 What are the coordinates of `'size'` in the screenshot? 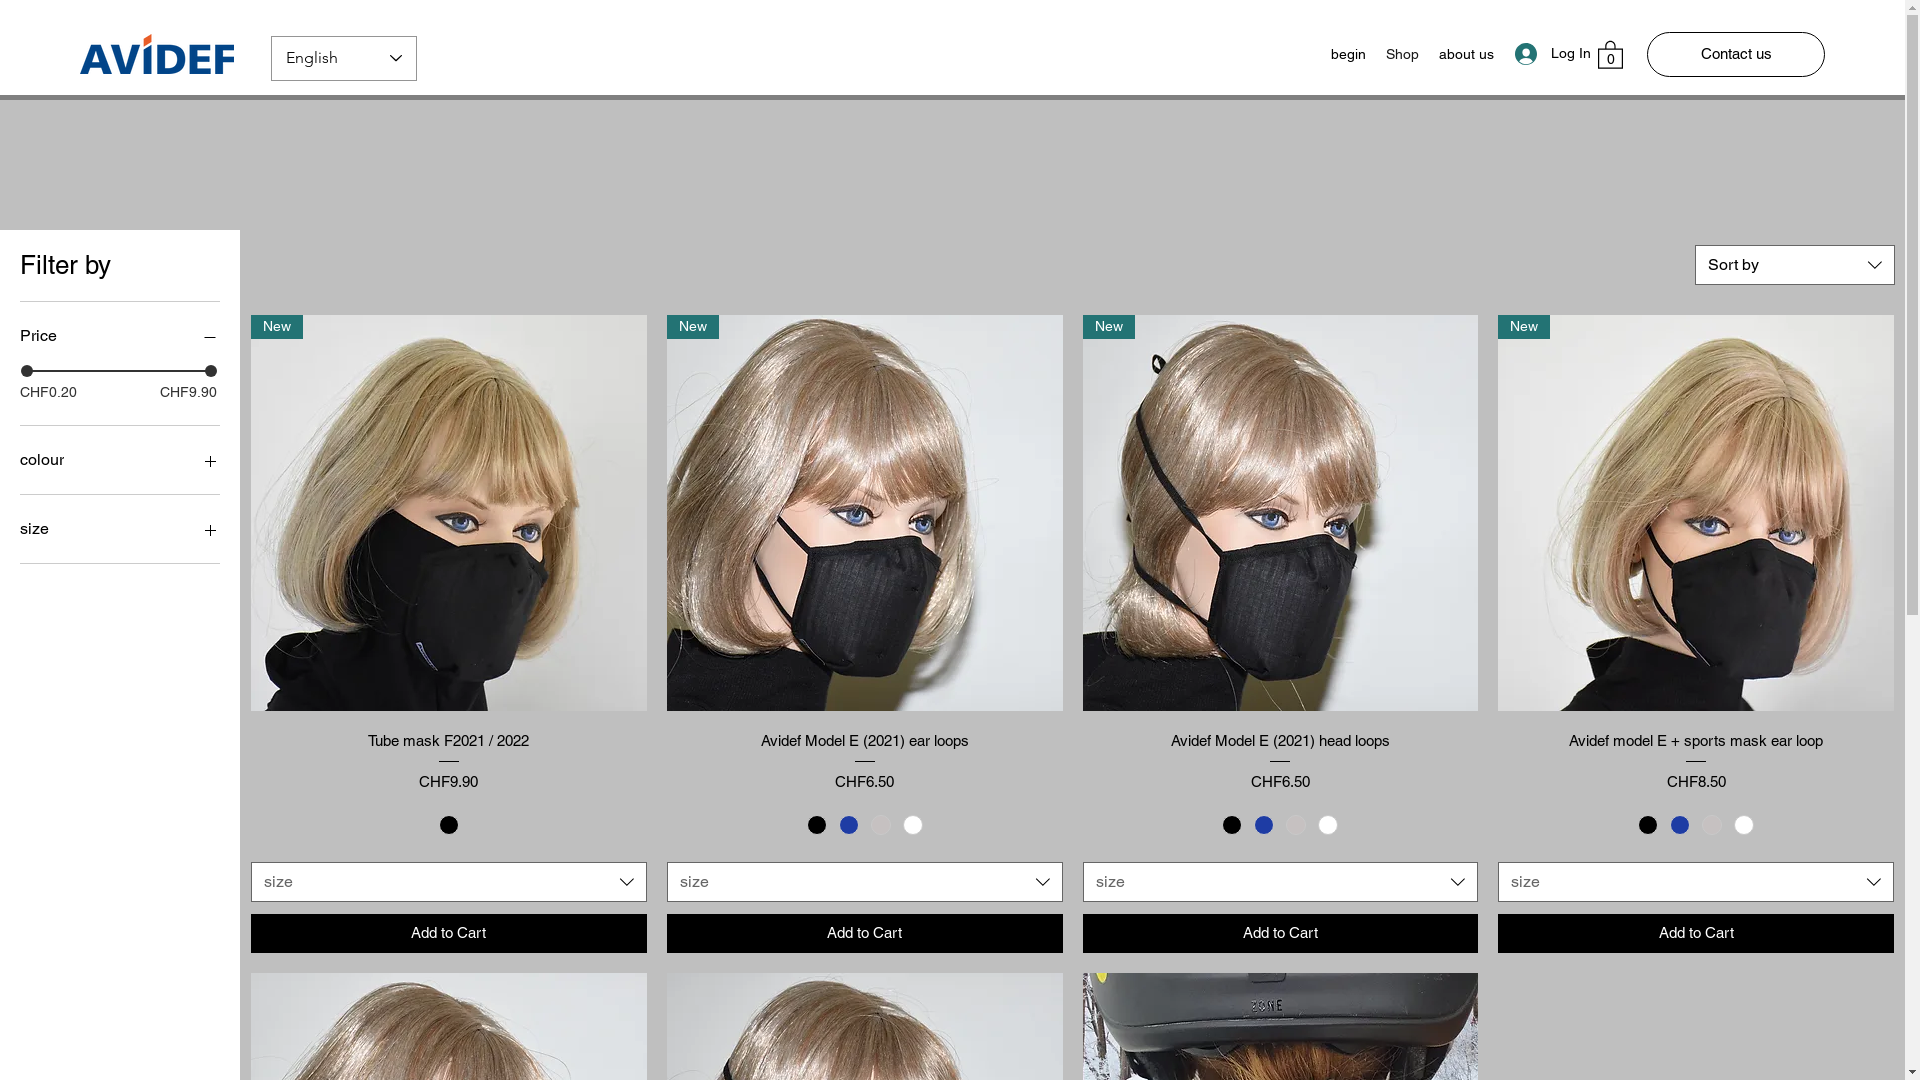 It's located at (119, 527).